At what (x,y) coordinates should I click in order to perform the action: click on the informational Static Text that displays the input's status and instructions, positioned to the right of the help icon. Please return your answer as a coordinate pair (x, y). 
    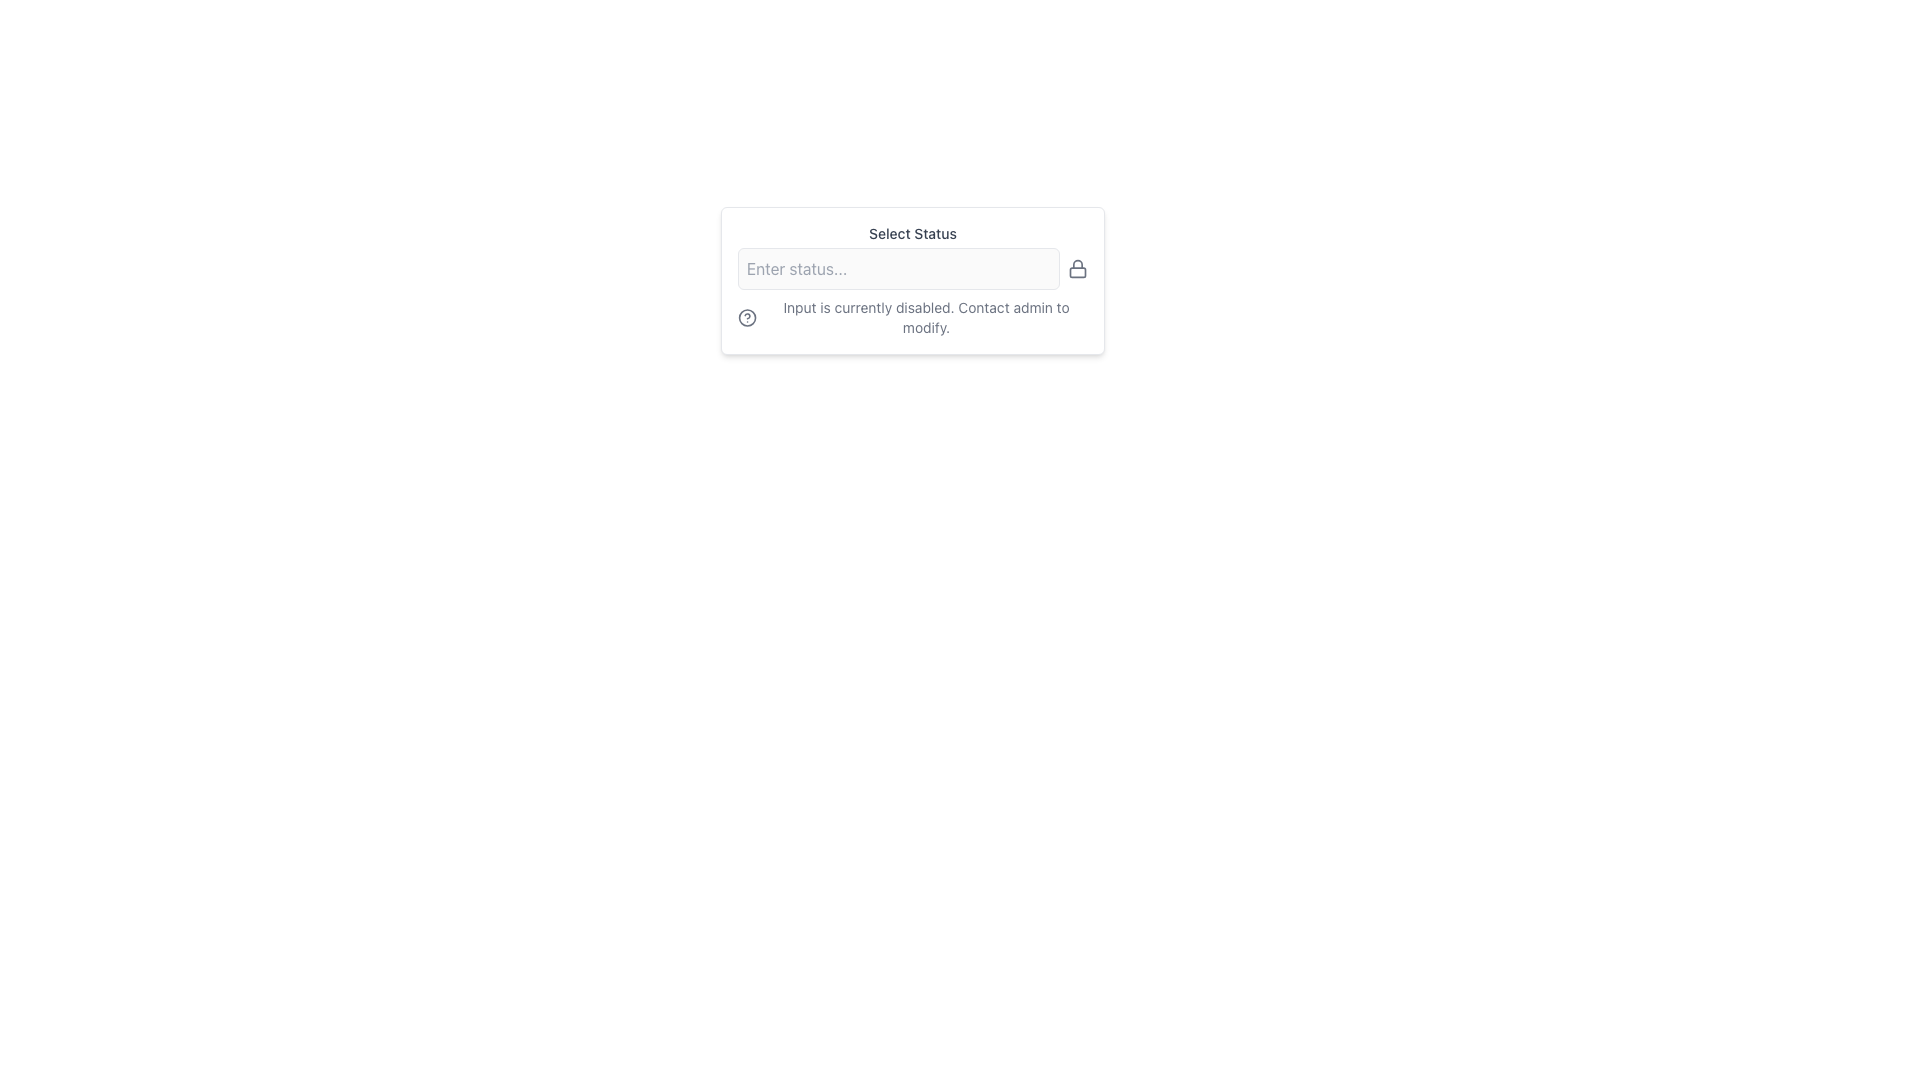
    Looking at the image, I should click on (925, 316).